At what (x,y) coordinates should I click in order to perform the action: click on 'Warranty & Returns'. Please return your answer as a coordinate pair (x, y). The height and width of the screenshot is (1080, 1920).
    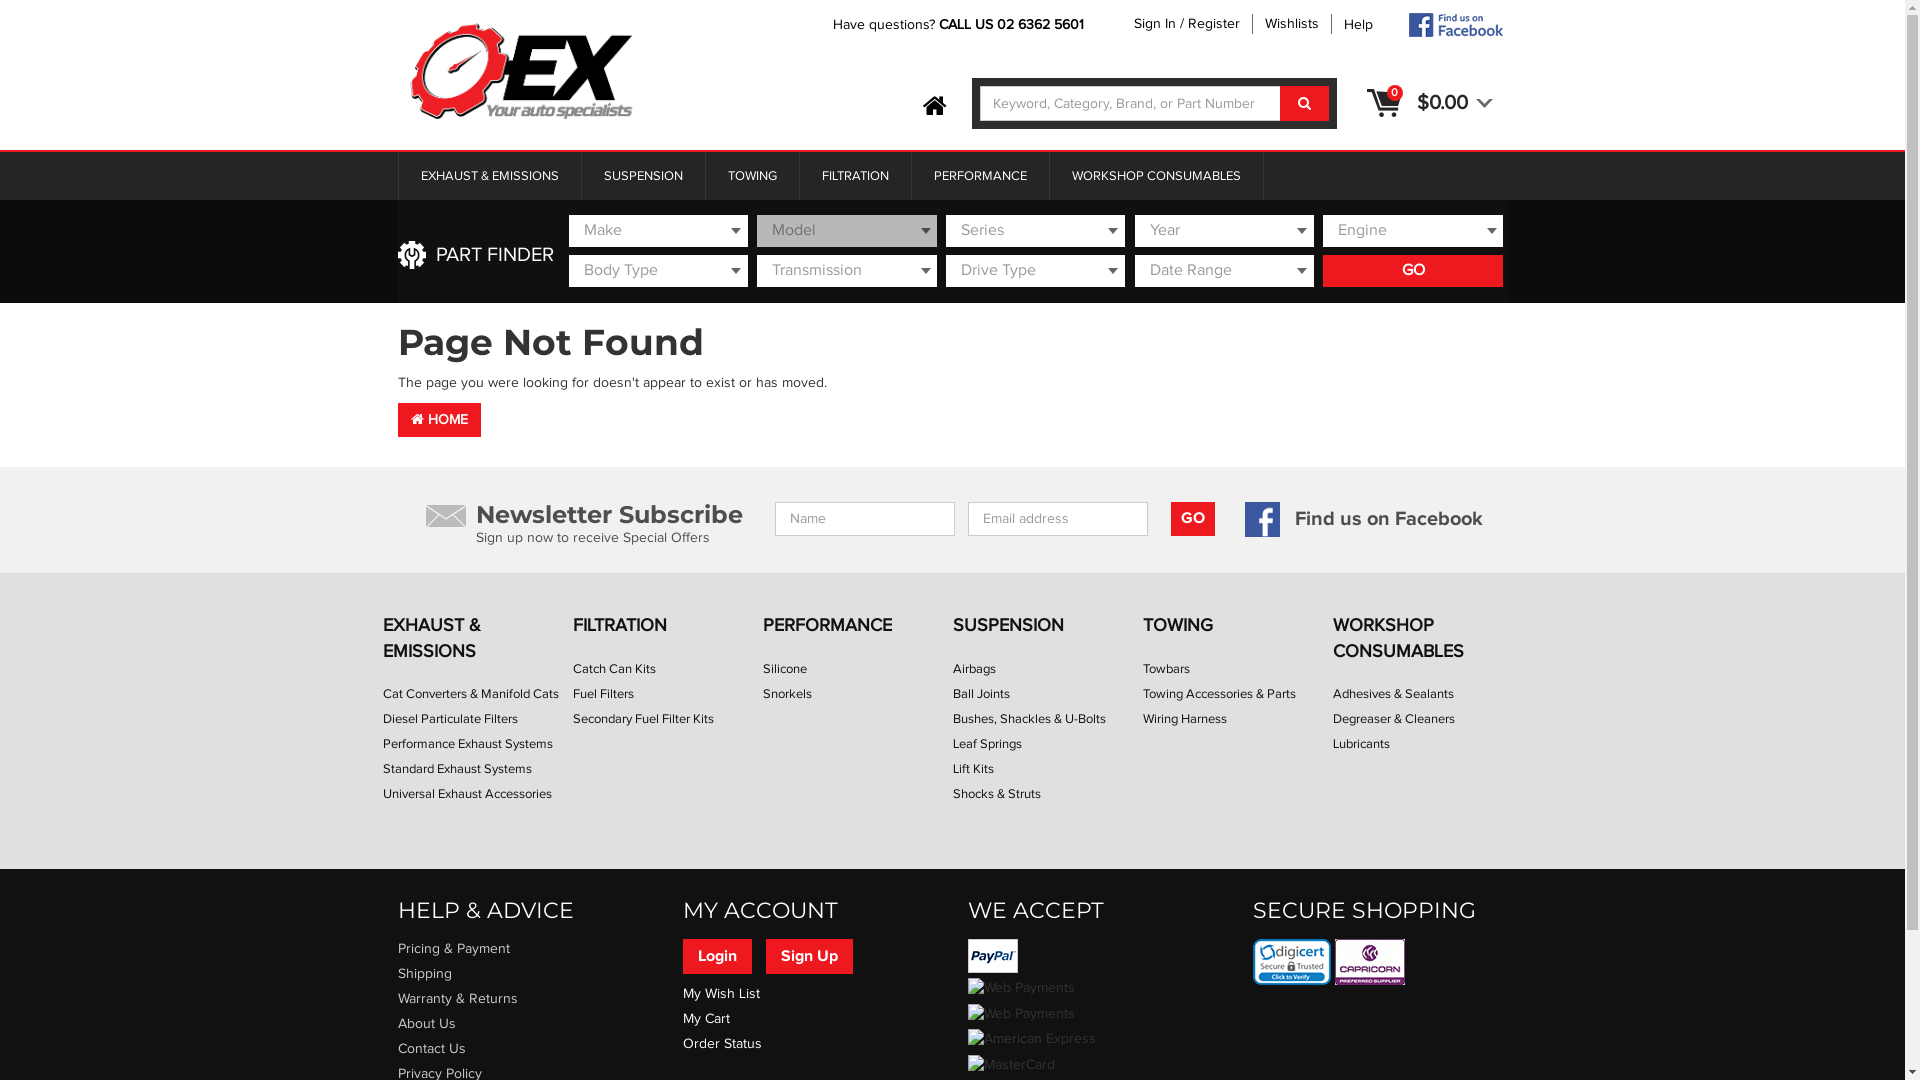
    Looking at the image, I should click on (525, 999).